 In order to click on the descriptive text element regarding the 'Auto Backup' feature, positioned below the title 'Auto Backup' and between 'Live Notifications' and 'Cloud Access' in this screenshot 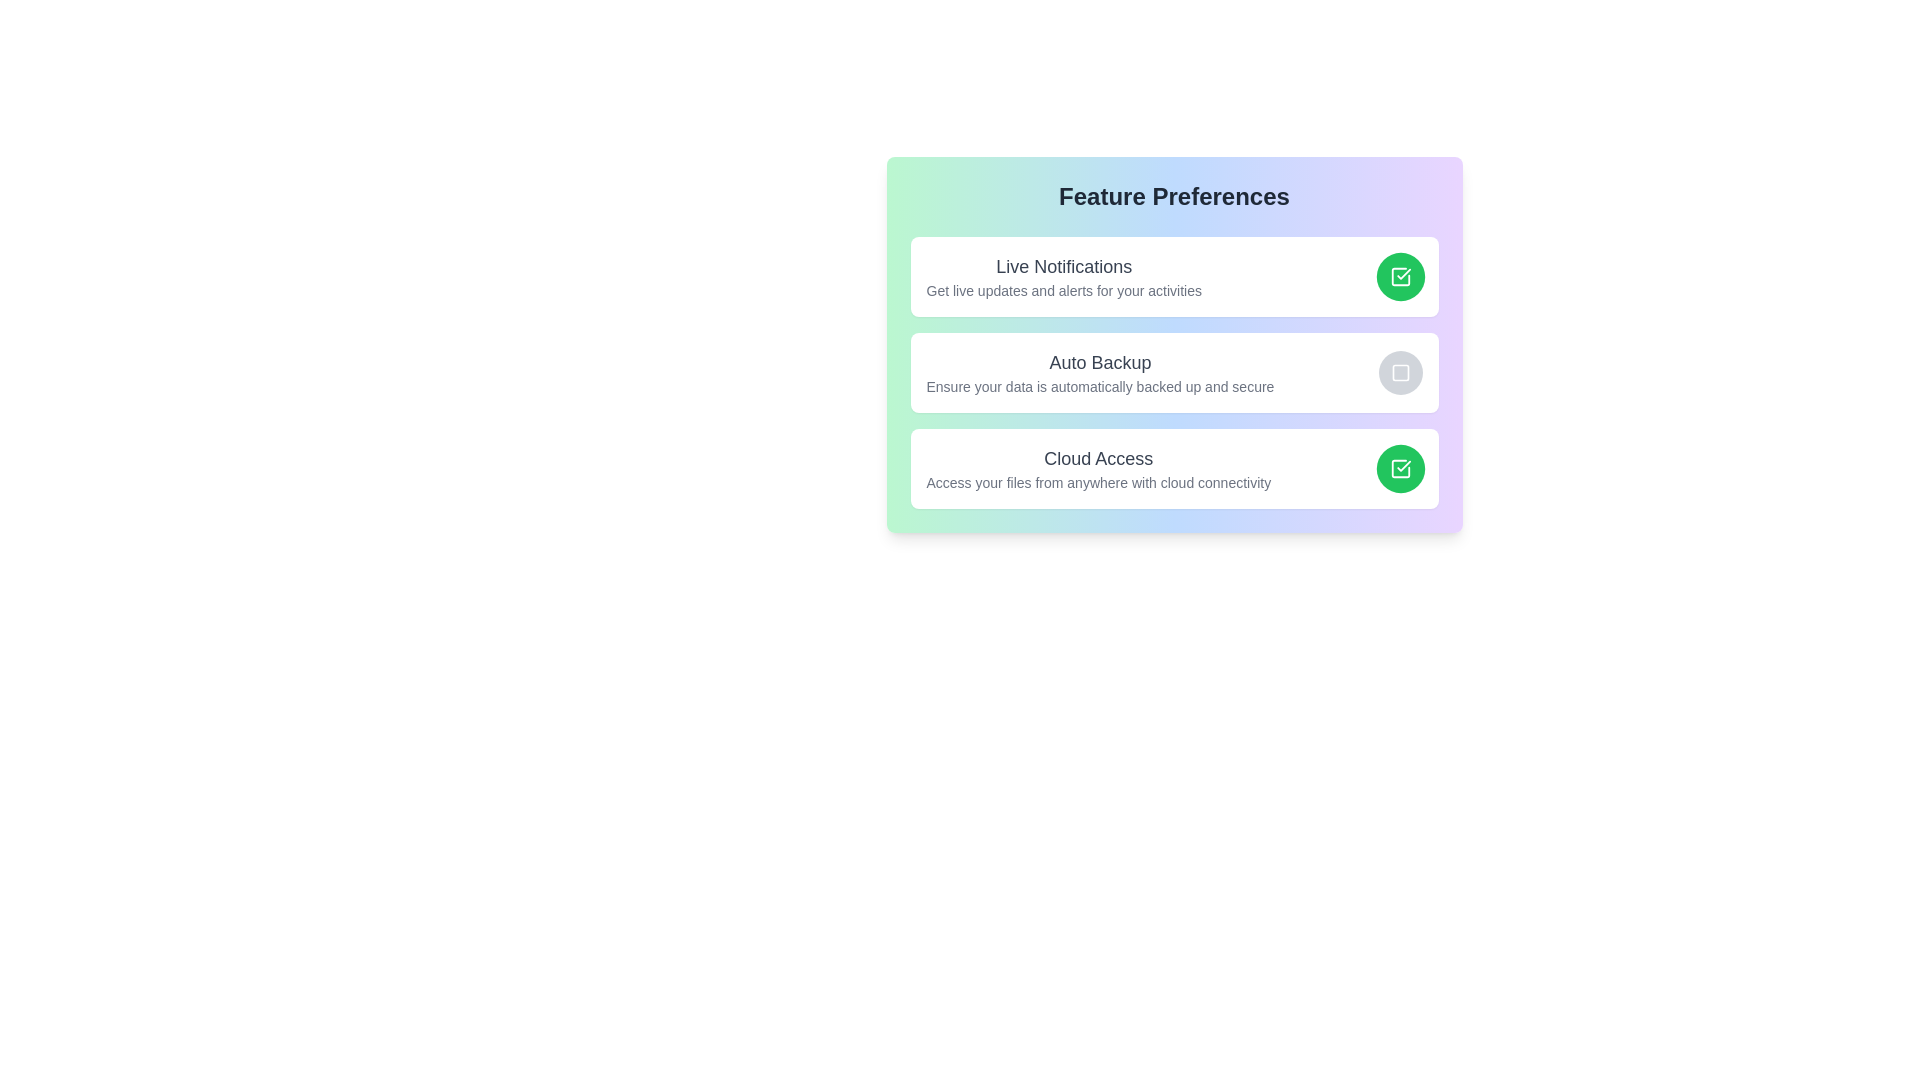, I will do `click(1099, 386)`.